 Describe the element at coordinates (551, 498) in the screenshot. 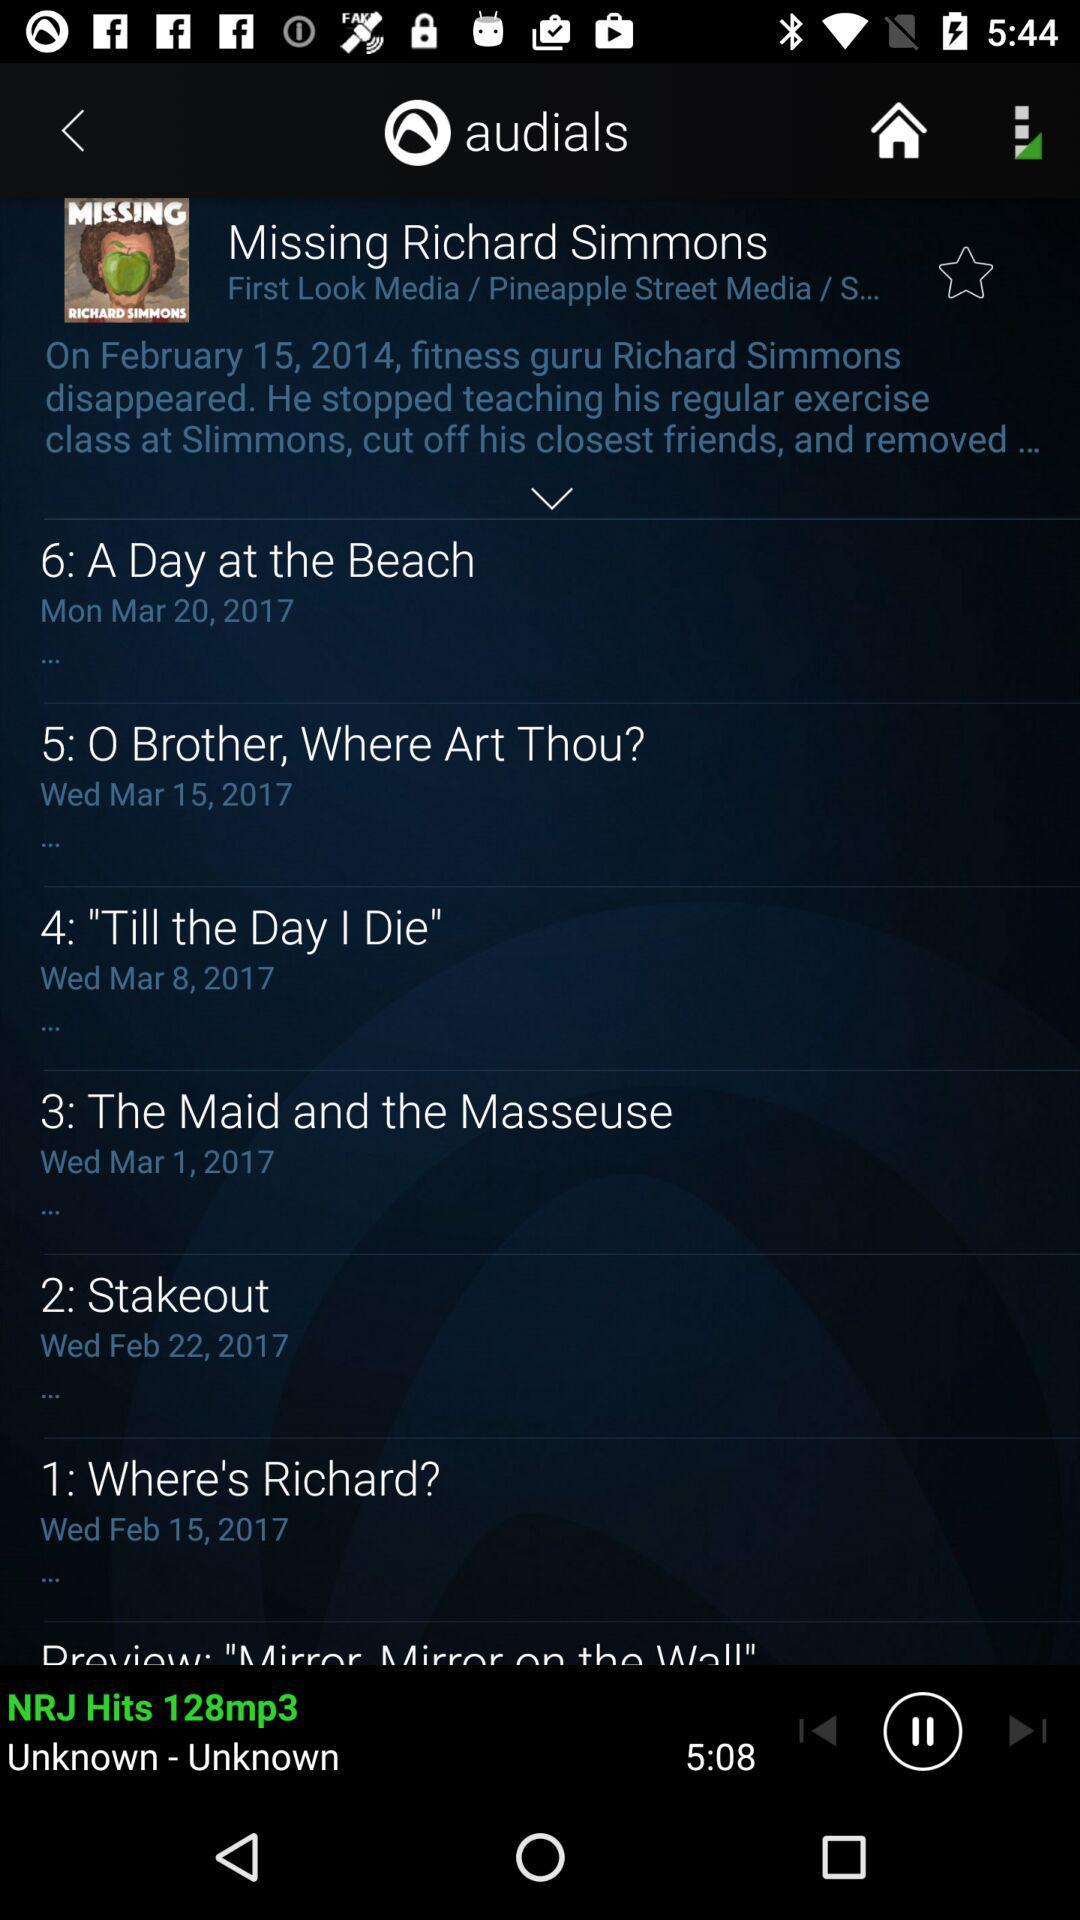

I see `the item above 6 a day item` at that location.